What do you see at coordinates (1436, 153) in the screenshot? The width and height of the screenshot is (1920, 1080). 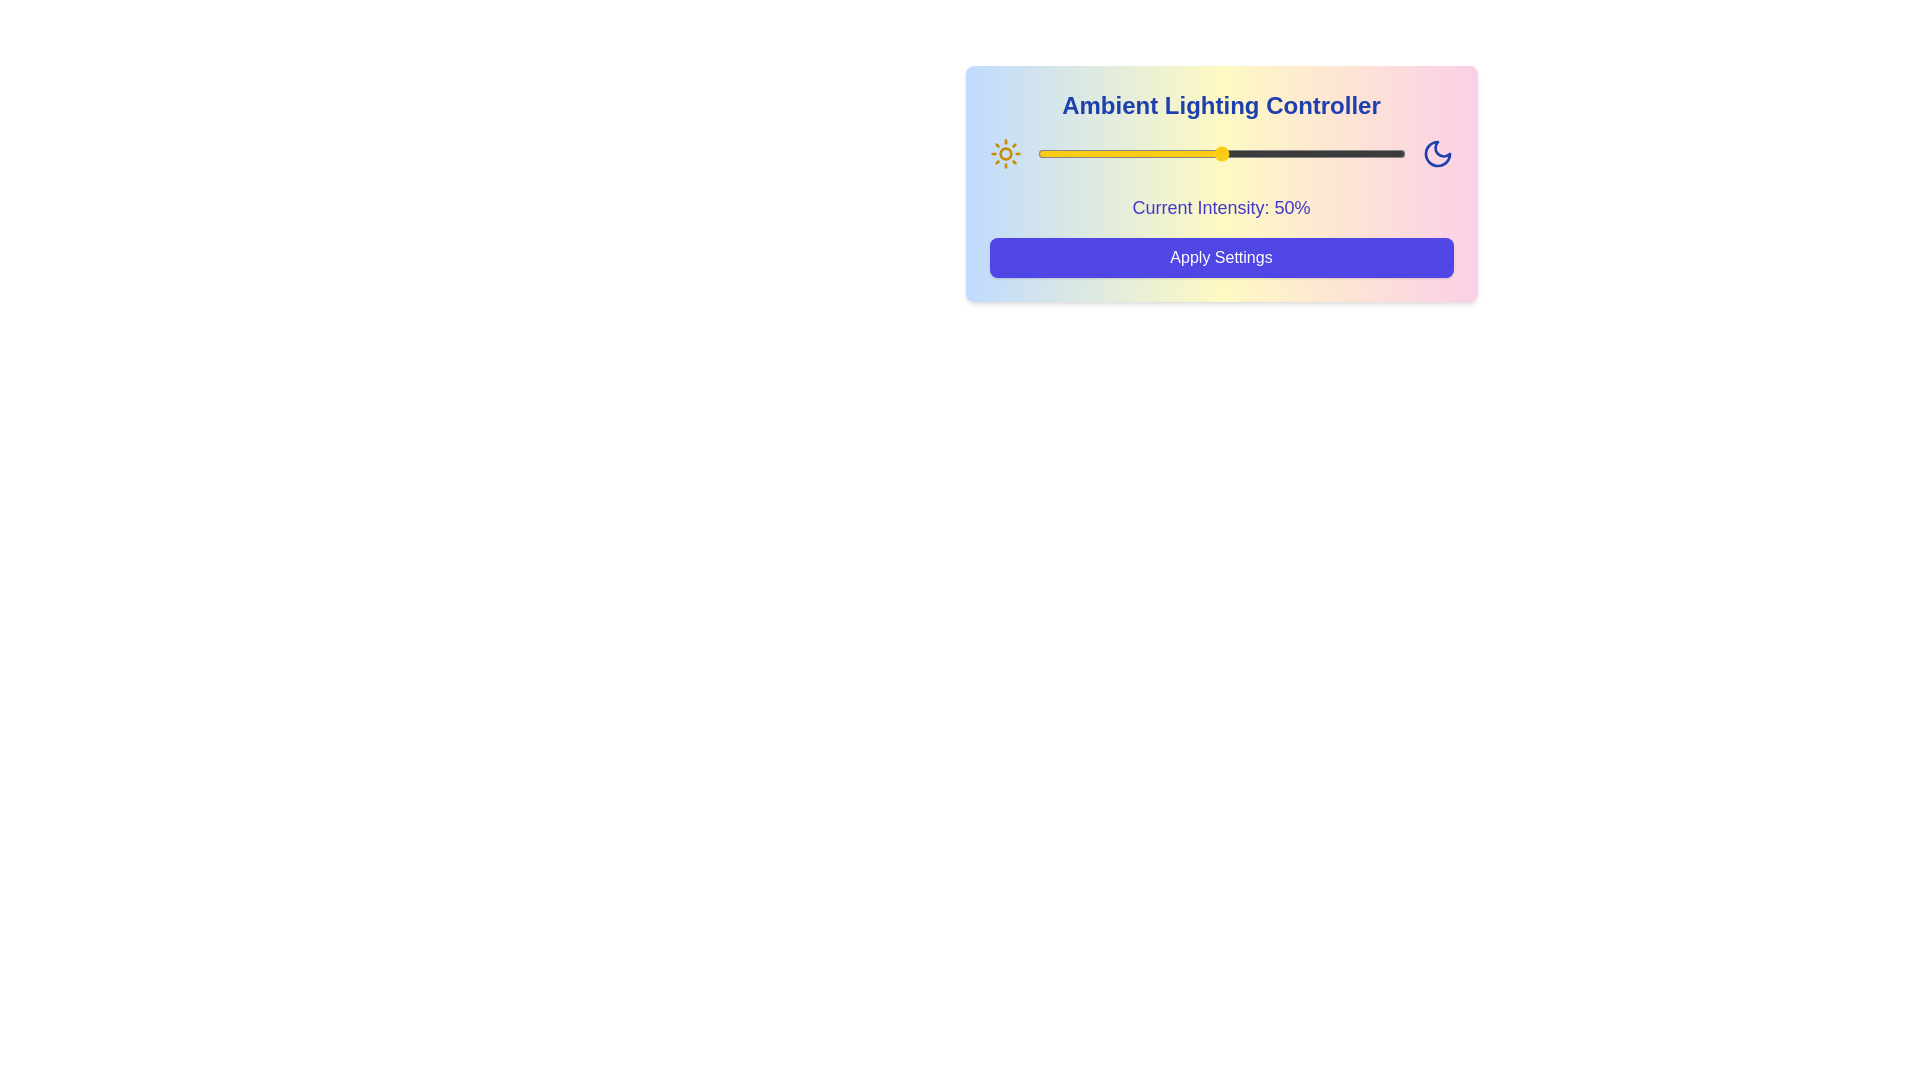 I see `the Moon icon to adjust lighting` at bounding box center [1436, 153].